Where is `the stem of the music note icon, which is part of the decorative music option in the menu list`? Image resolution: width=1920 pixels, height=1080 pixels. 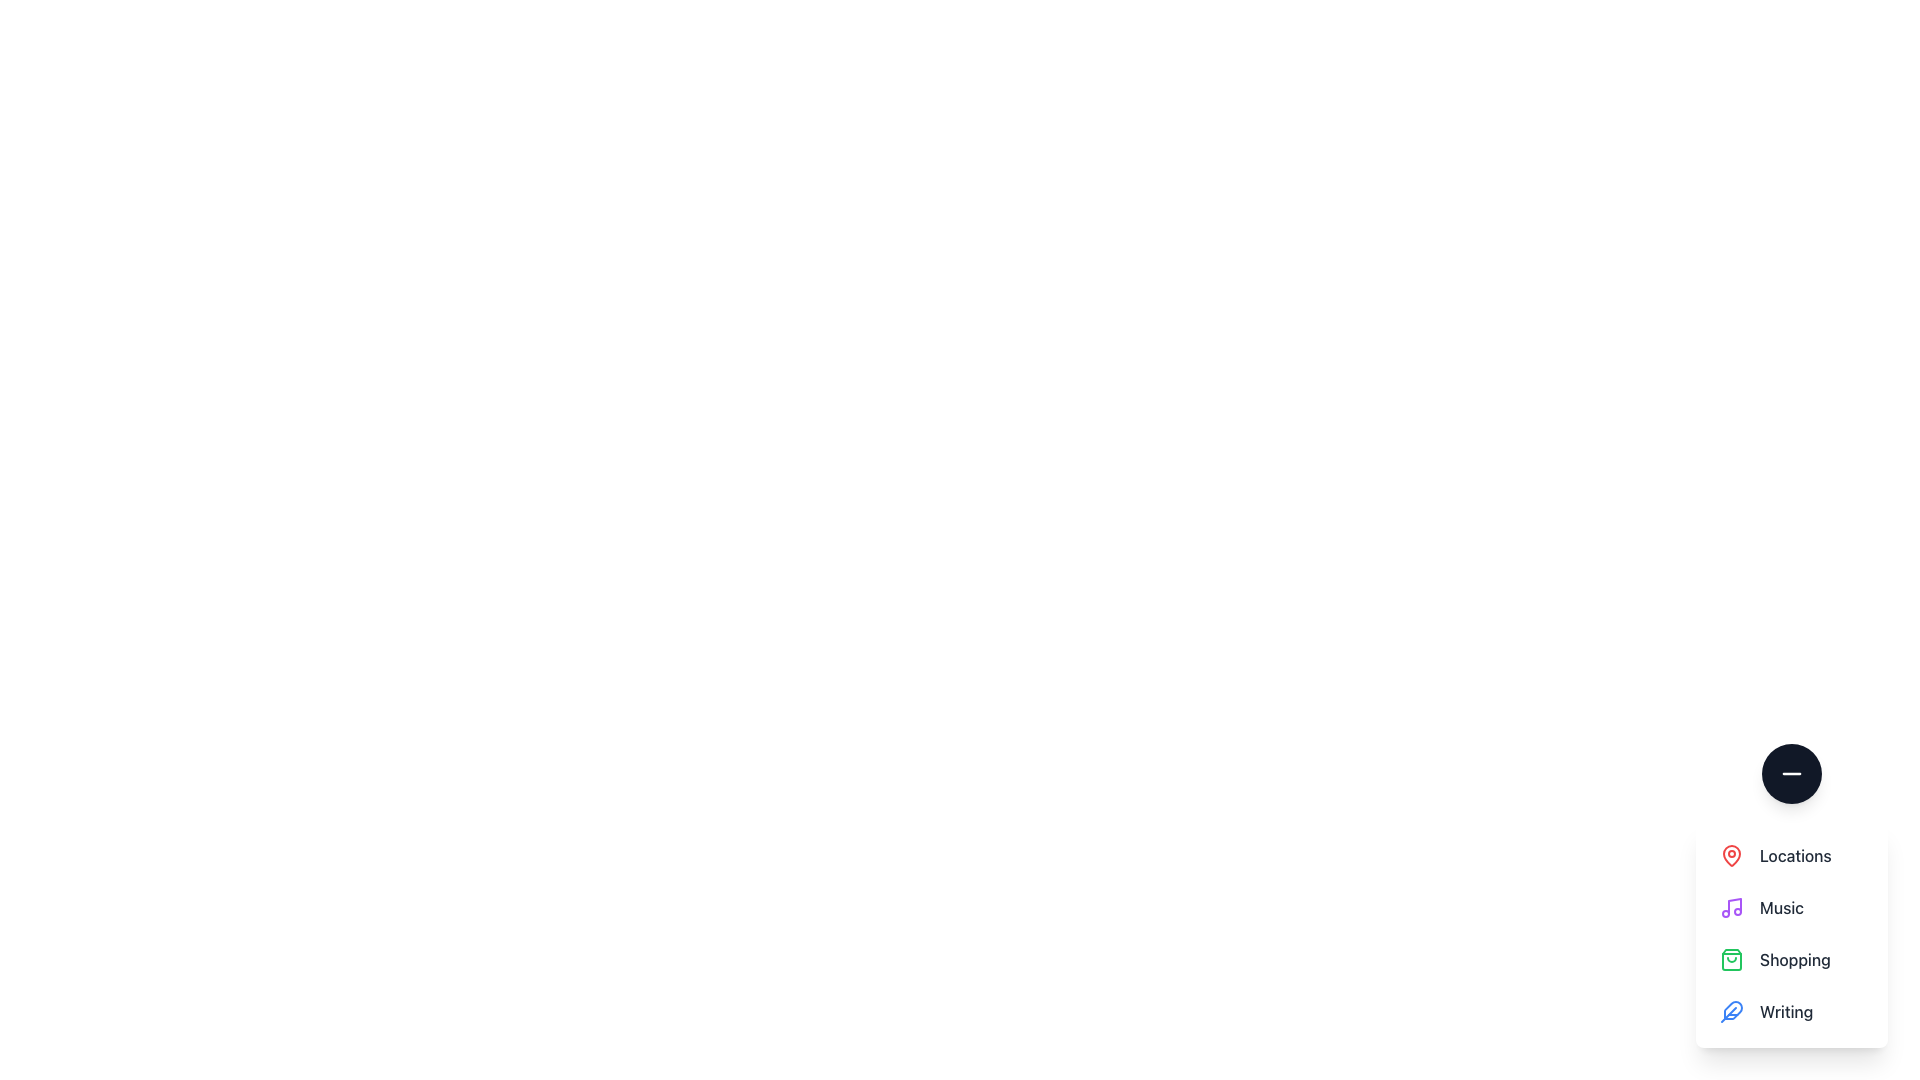
the stem of the music note icon, which is part of the decorative music option in the menu list is located at coordinates (1733, 906).